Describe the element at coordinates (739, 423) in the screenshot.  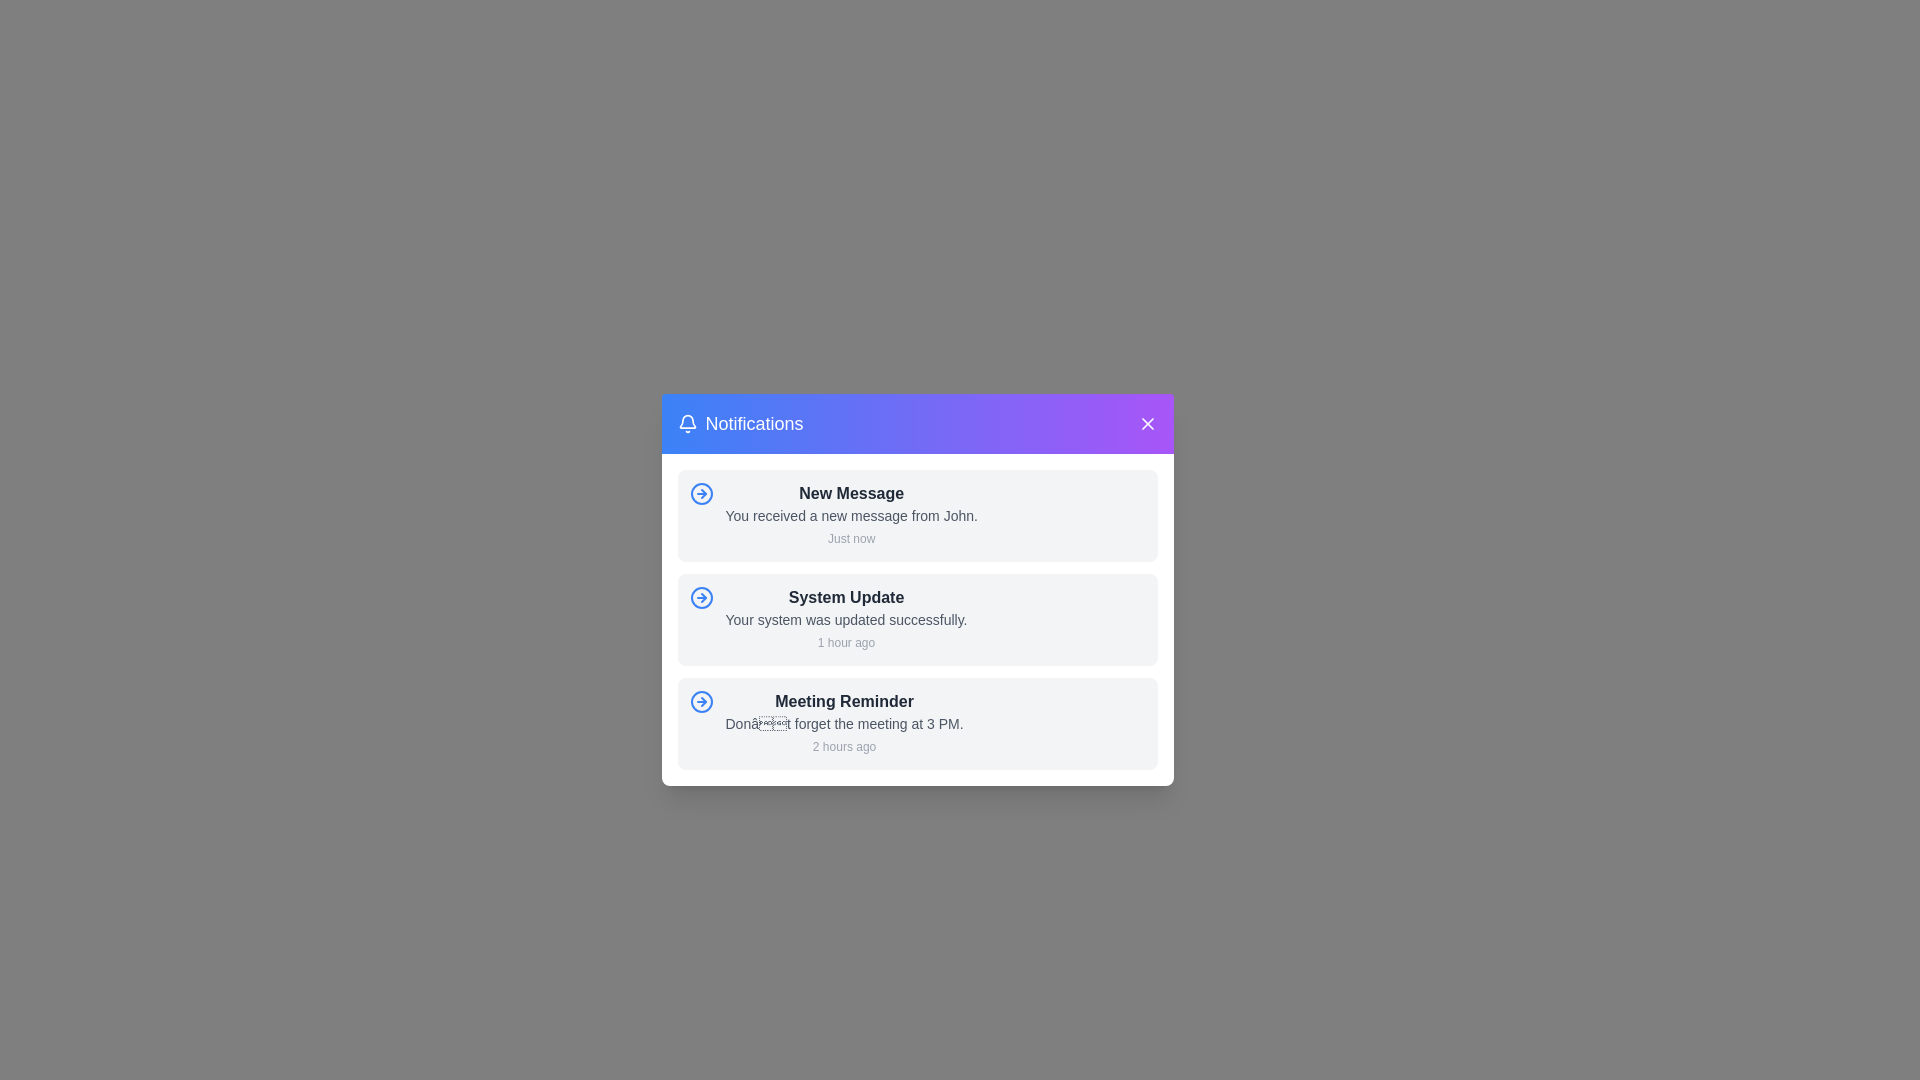
I see `the 'Notifications' label with a bell icon, which is located in the top-left portion of the gradient header bar` at that location.